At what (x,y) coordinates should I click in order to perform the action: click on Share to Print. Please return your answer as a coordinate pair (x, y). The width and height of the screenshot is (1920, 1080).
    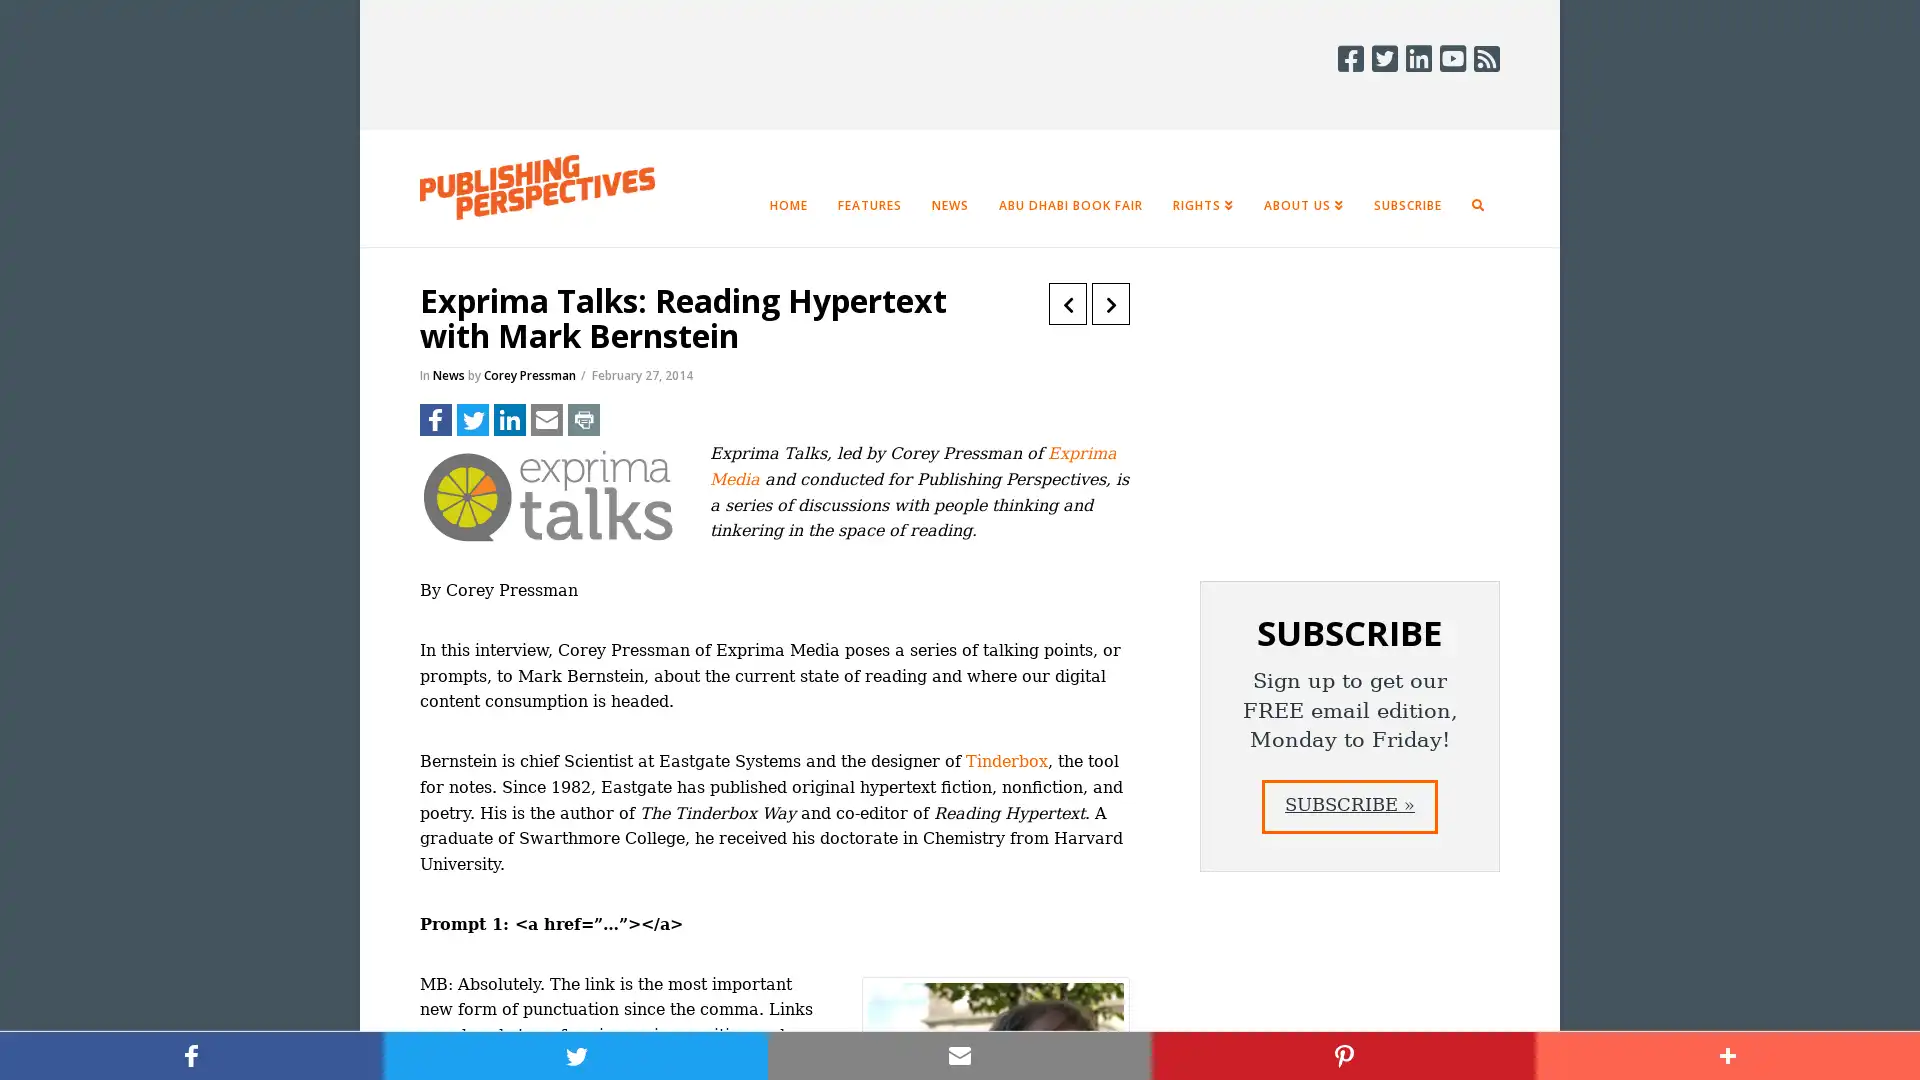
    Looking at the image, I should click on (583, 419).